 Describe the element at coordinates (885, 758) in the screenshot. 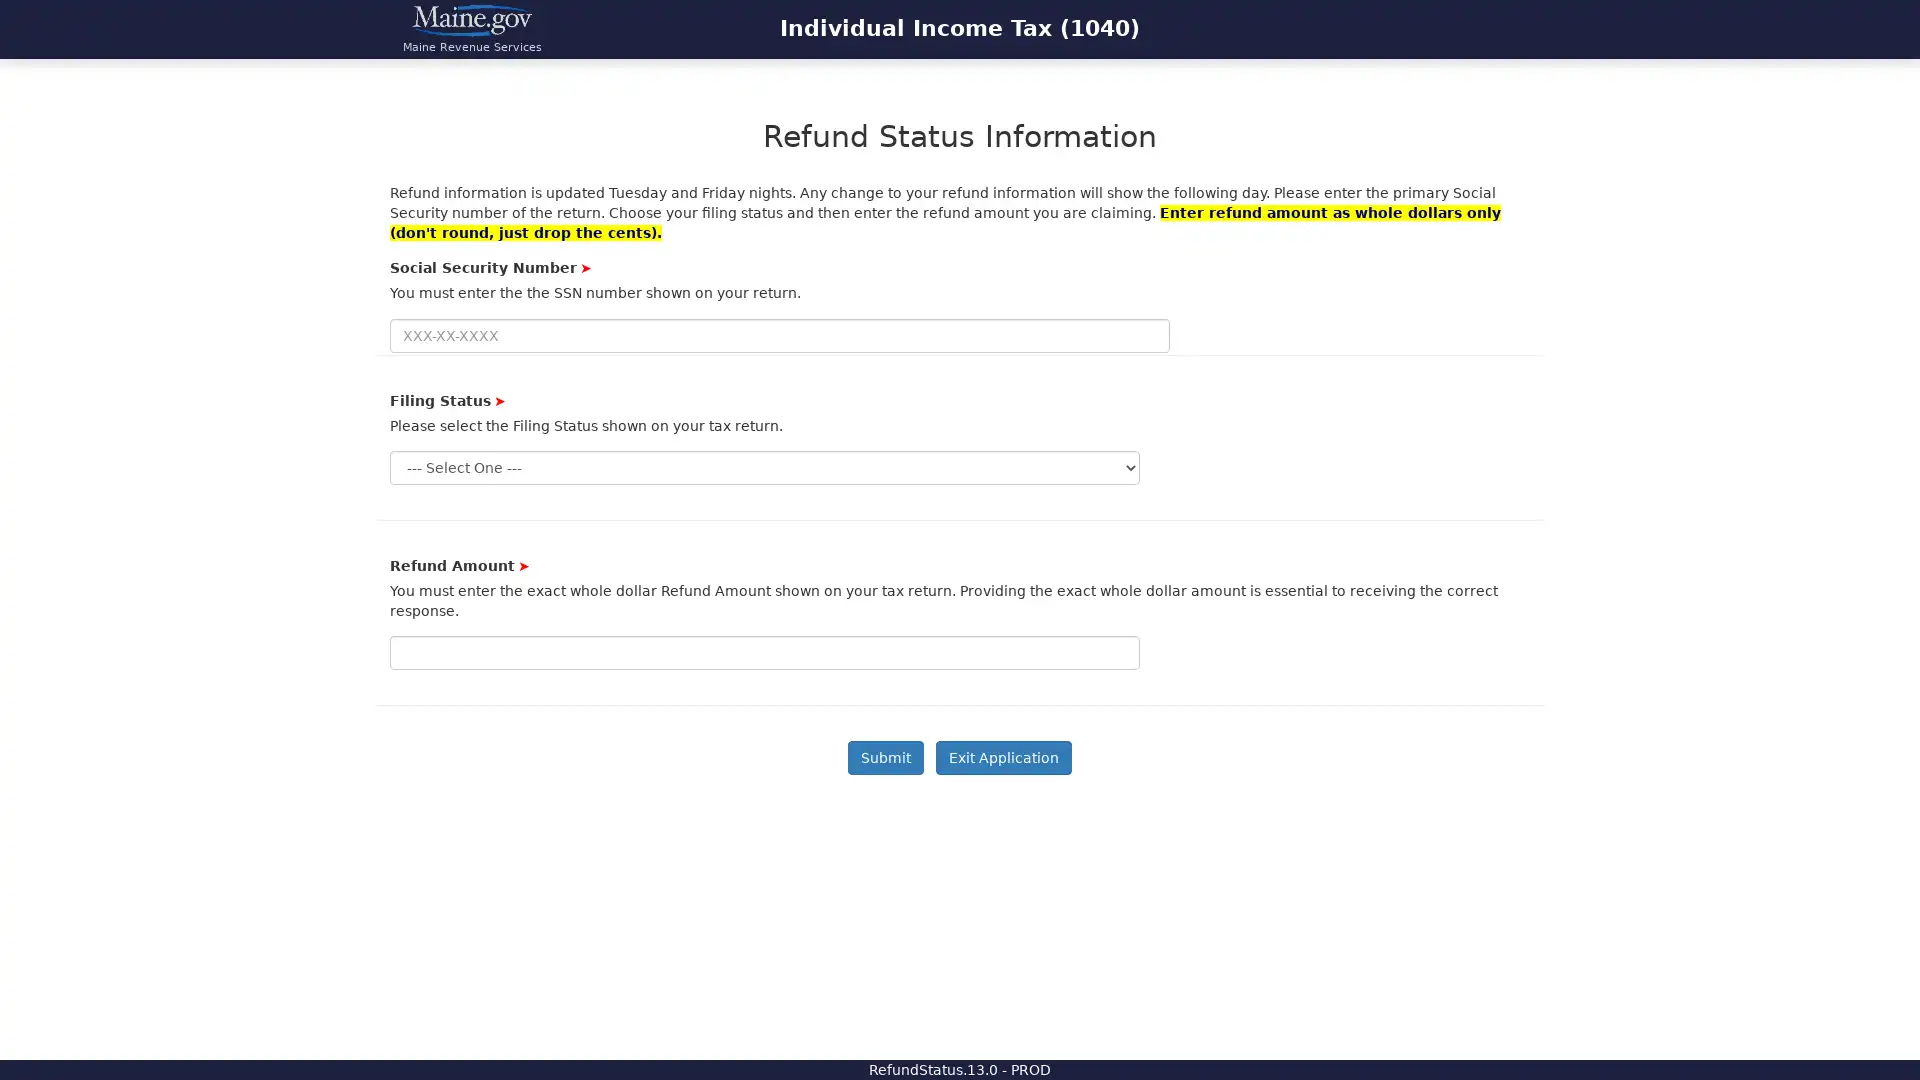

I see `Submit` at that location.